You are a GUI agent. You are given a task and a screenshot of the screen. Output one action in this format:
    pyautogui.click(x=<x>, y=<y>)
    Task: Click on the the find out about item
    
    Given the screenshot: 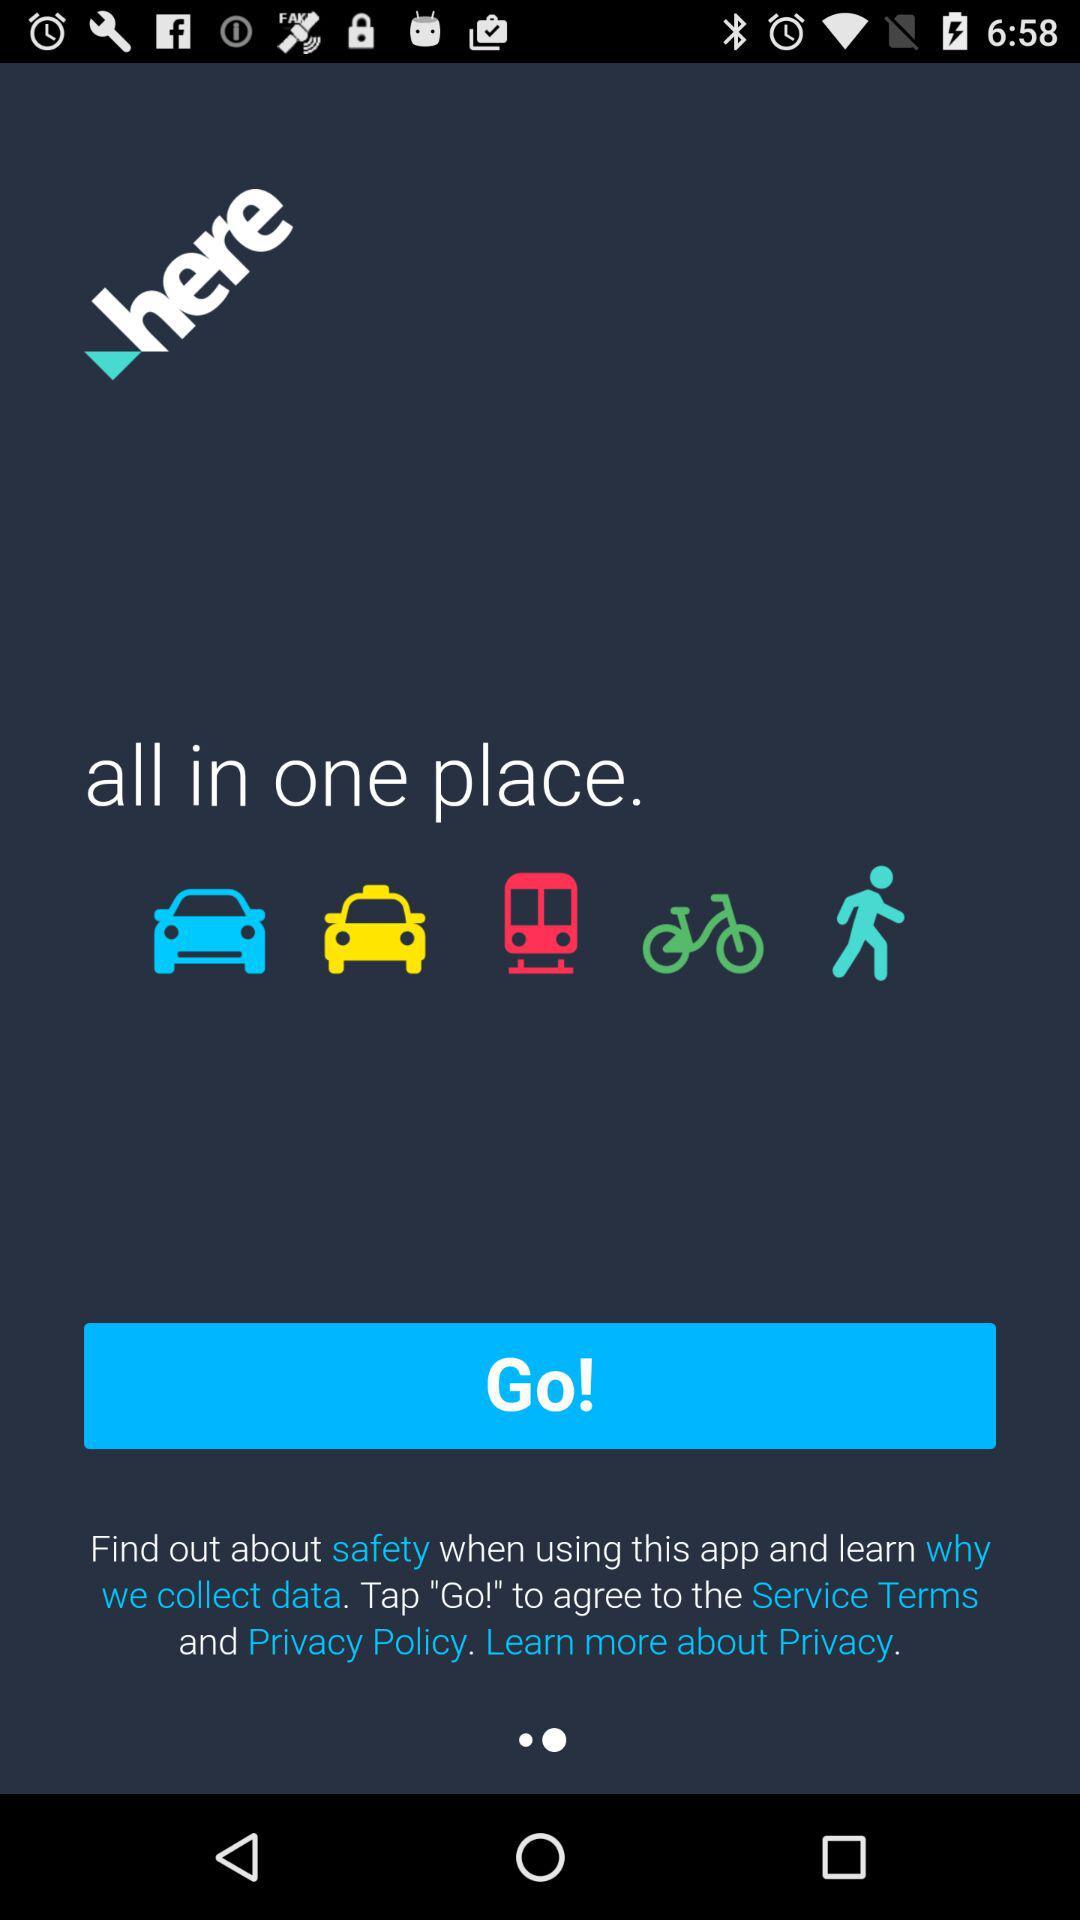 What is the action you would take?
    pyautogui.click(x=540, y=1592)
    